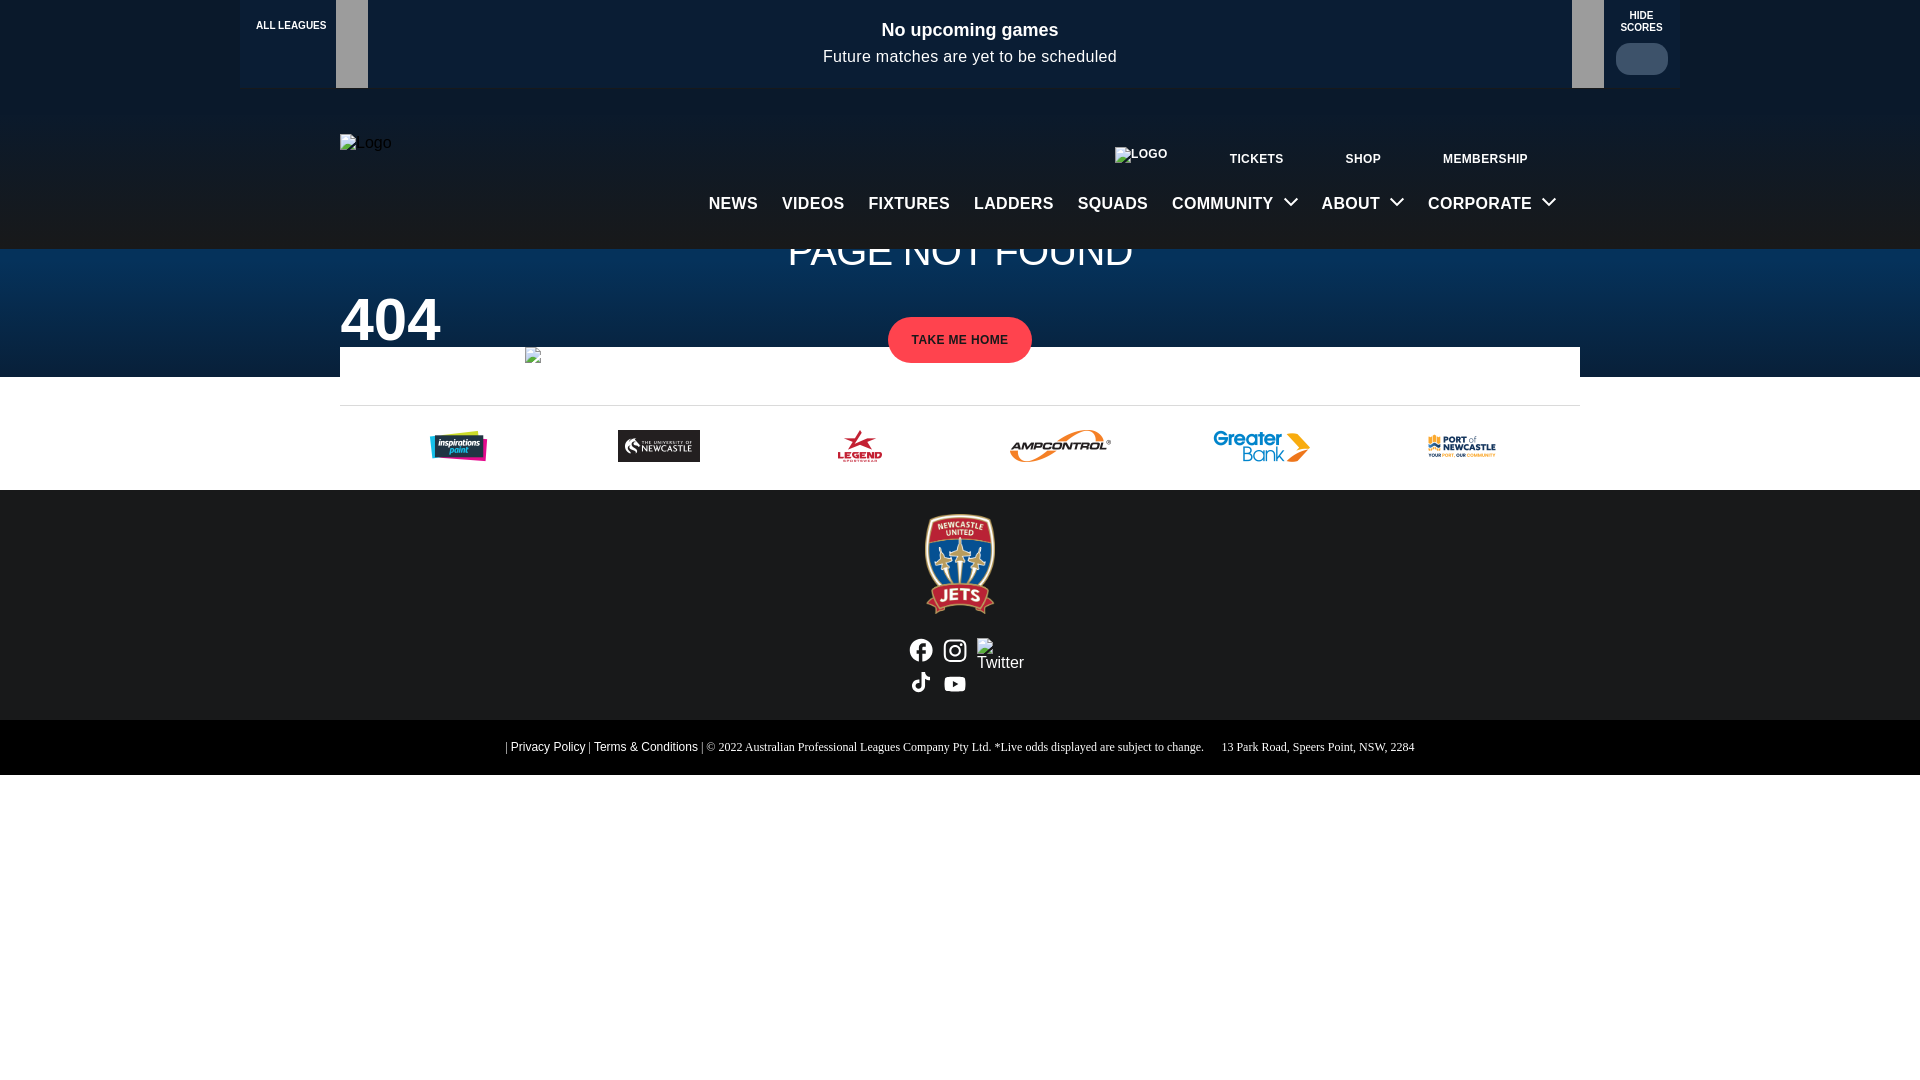 This screenshot has height=1080, width=1920. I want to click on 'ABOUT', so click(1362, 203).